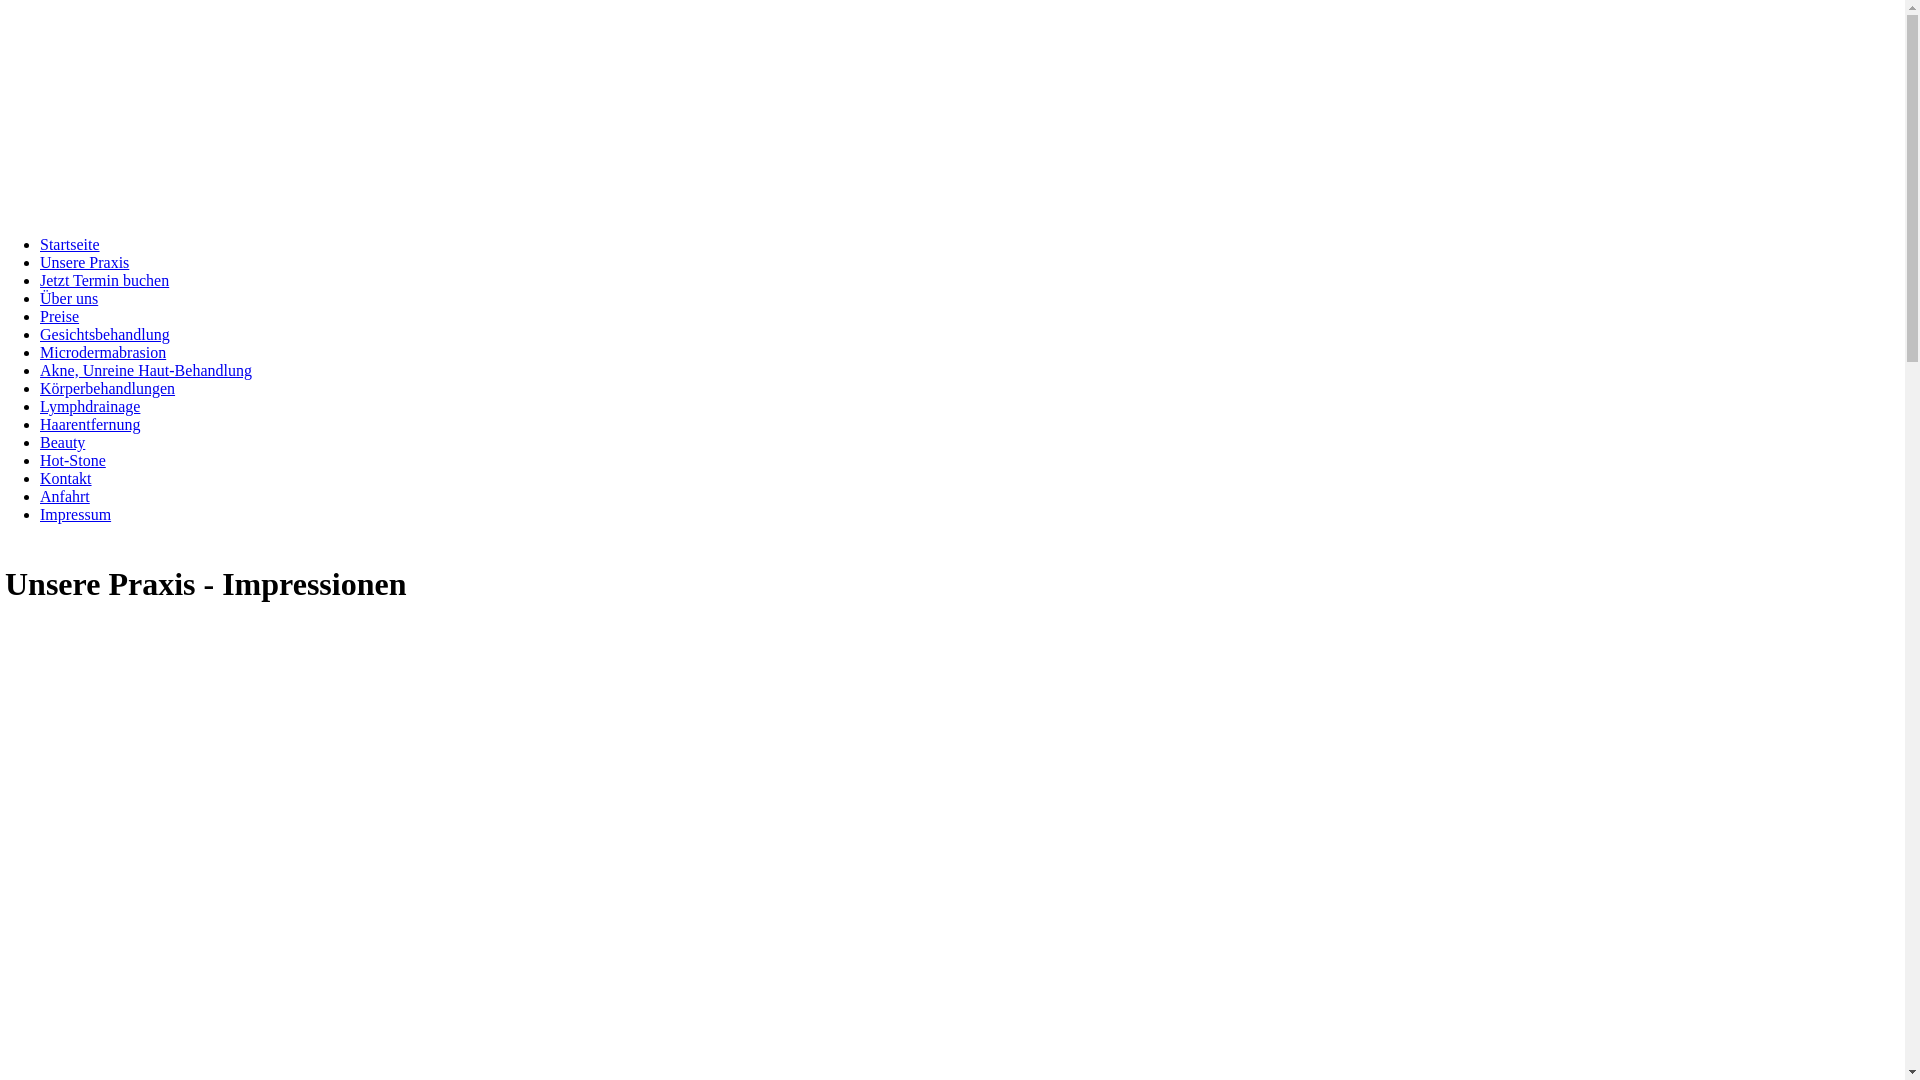 The width and height of the screenshot is (1920, 1080). What do you see at coordinates (65, 495) in the screenshot?
I see `'Anfahrt'` at bounding box center [65, 495].